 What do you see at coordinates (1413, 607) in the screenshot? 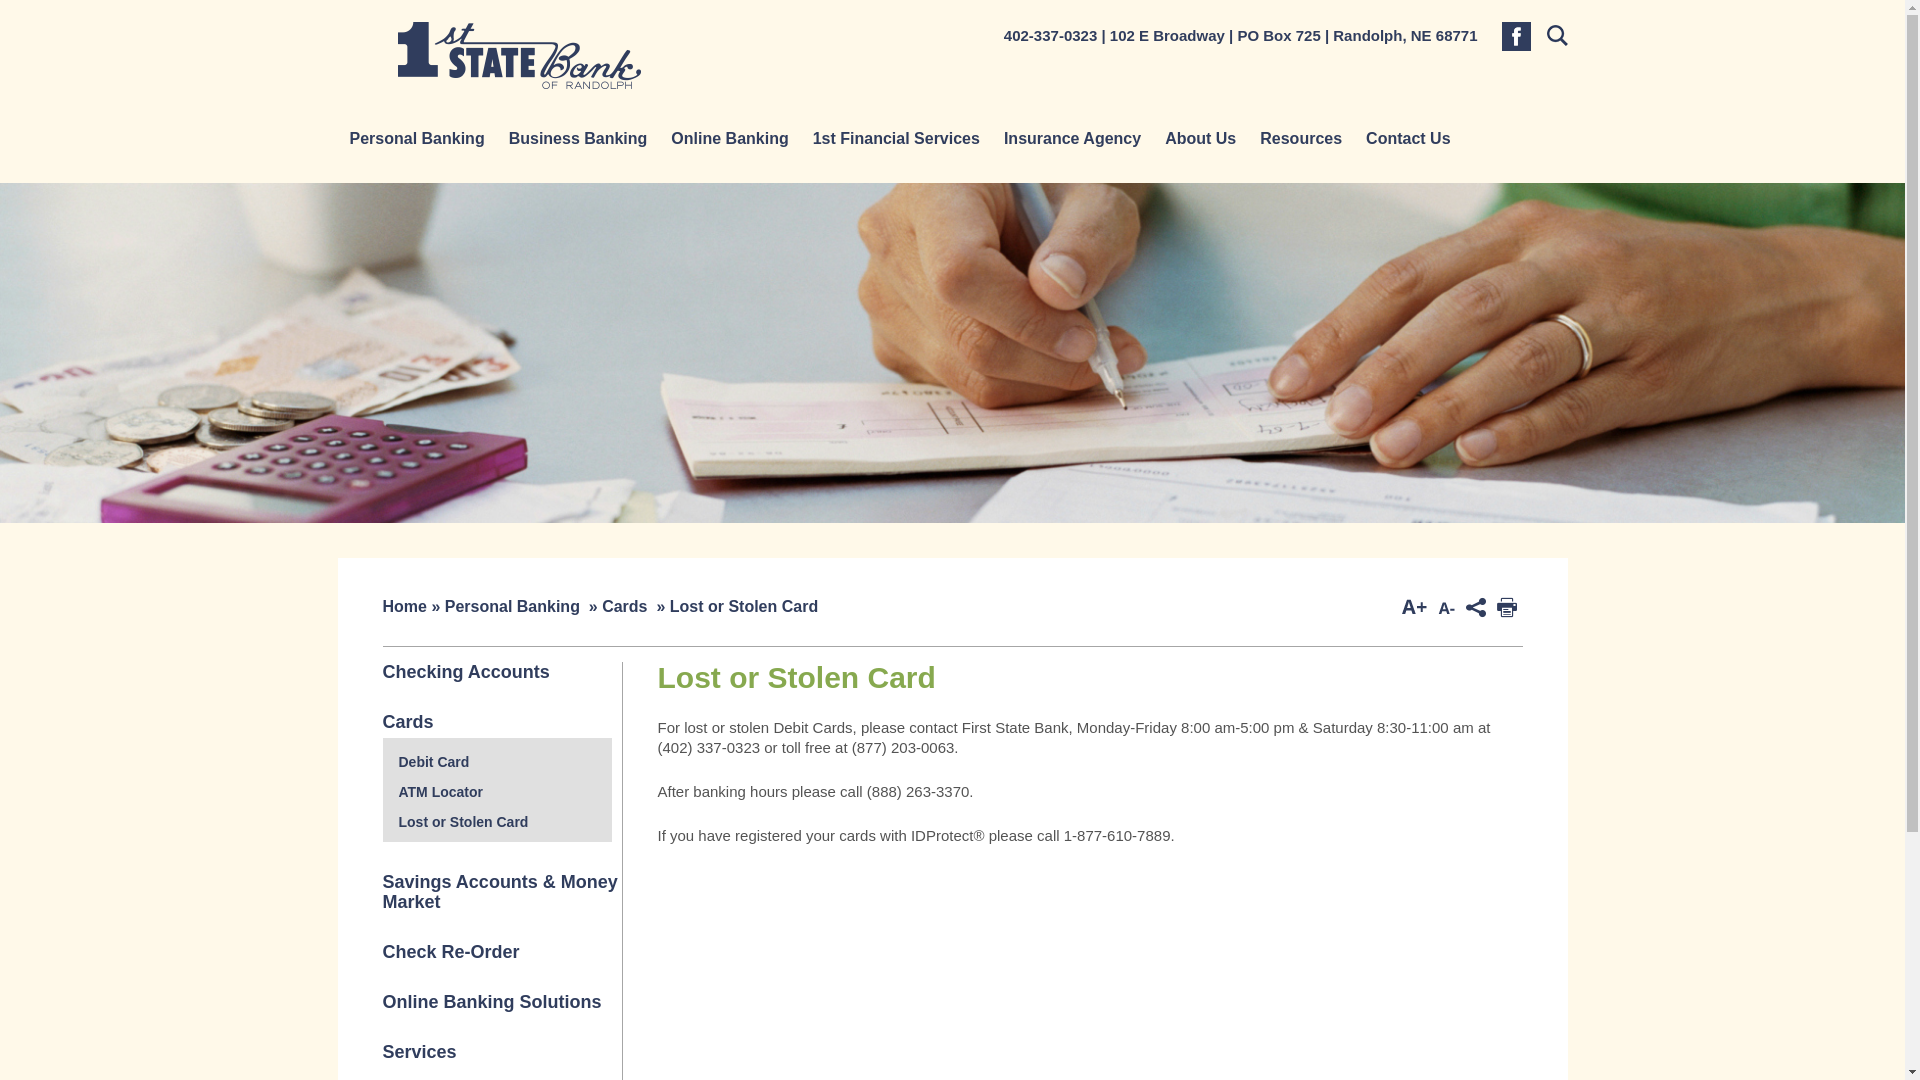
I see `'Increase Font Size'` at bounding box center [1413, 607].